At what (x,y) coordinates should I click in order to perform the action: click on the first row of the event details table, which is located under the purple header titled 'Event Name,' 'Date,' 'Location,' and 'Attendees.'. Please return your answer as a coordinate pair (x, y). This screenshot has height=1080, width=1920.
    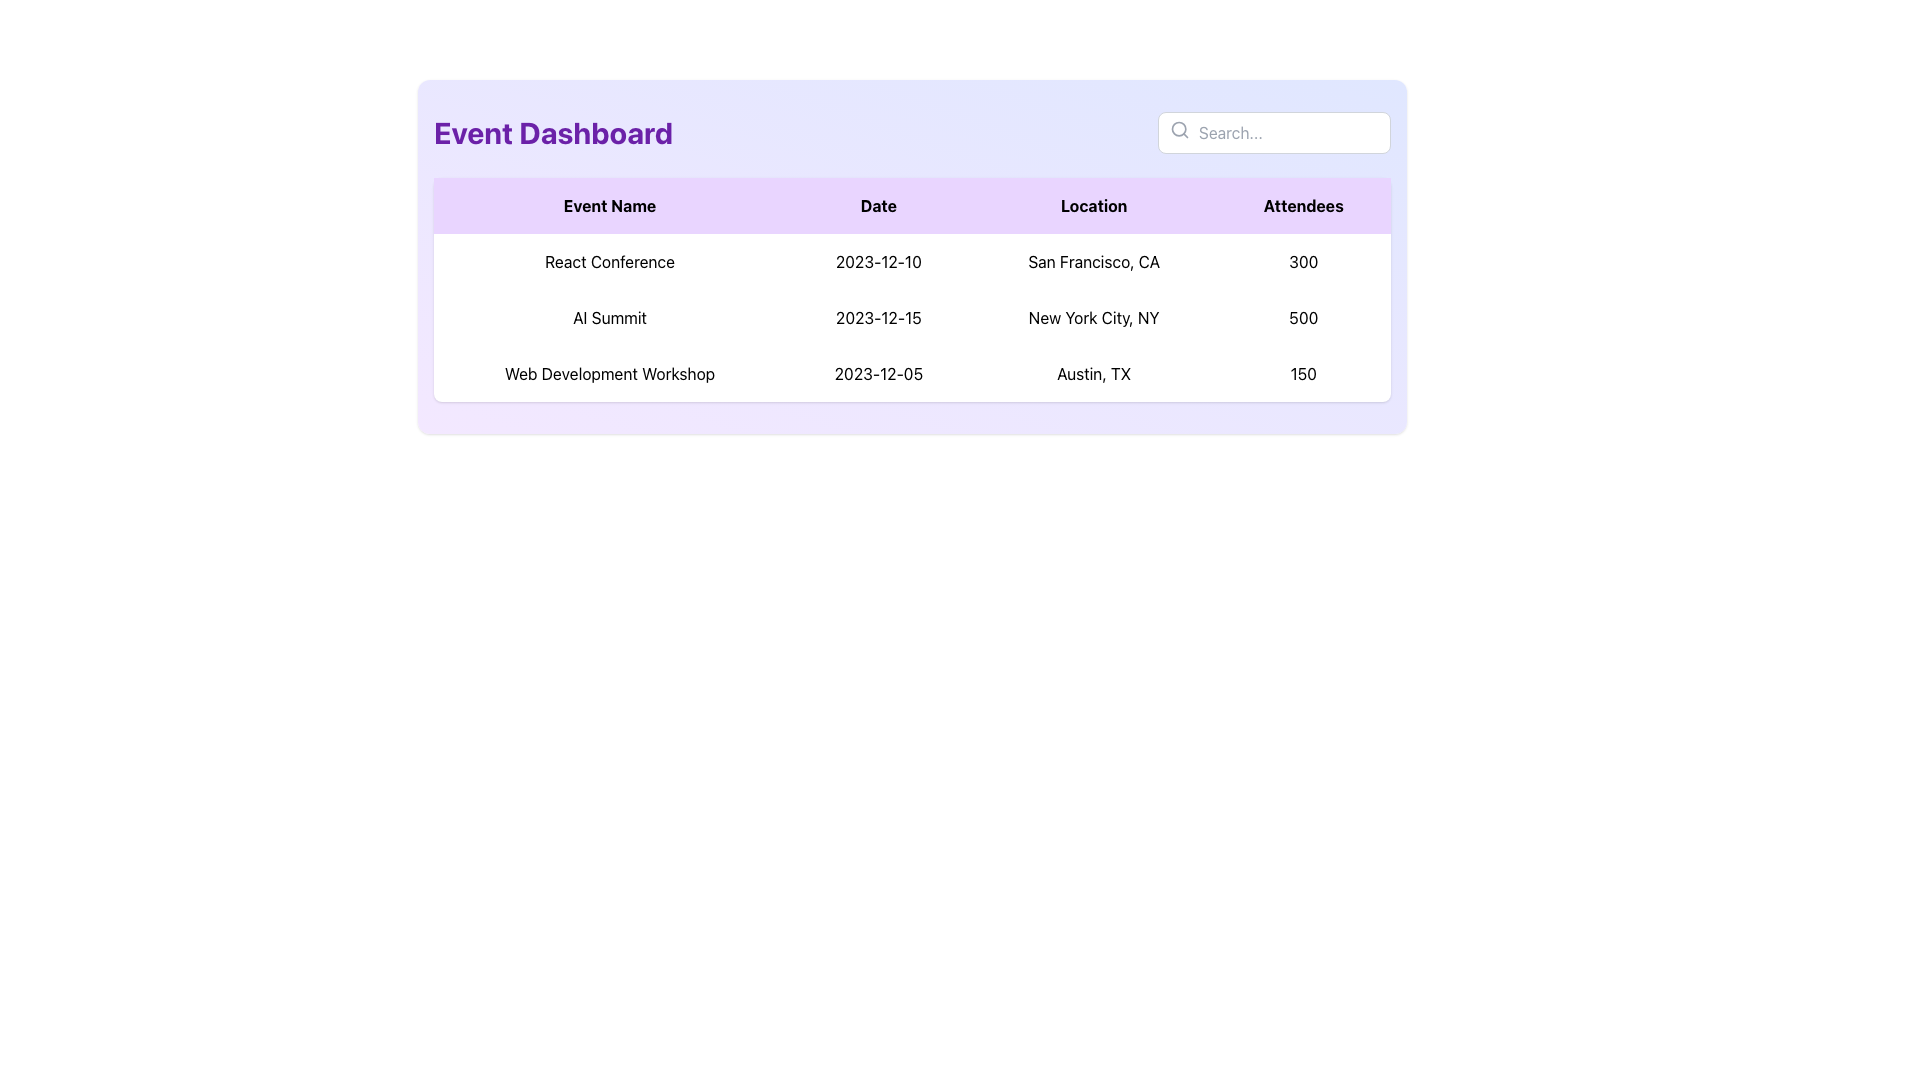
    Looking at the image, I should click on (911, 261).